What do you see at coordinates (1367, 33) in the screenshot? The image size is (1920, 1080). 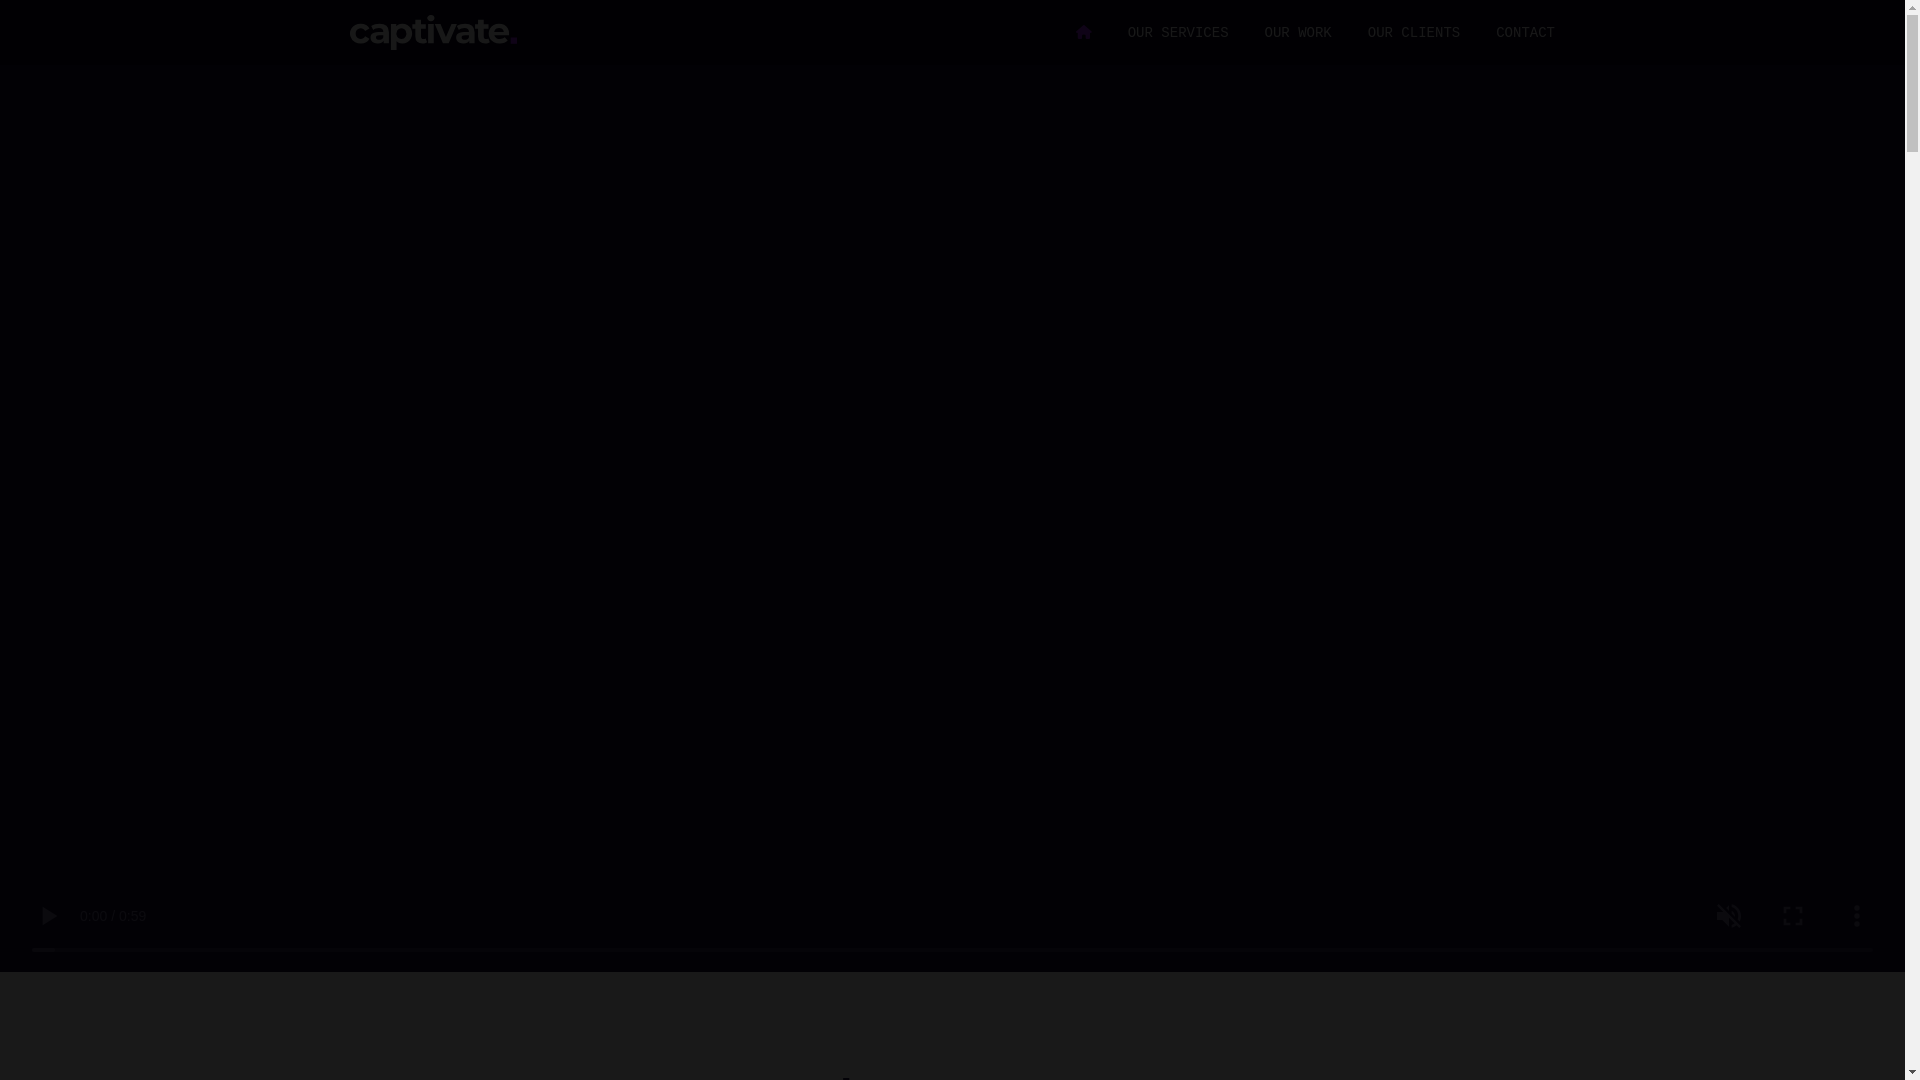 I see `'OUR CLIENTS'` at bounding box center [1367, 33].